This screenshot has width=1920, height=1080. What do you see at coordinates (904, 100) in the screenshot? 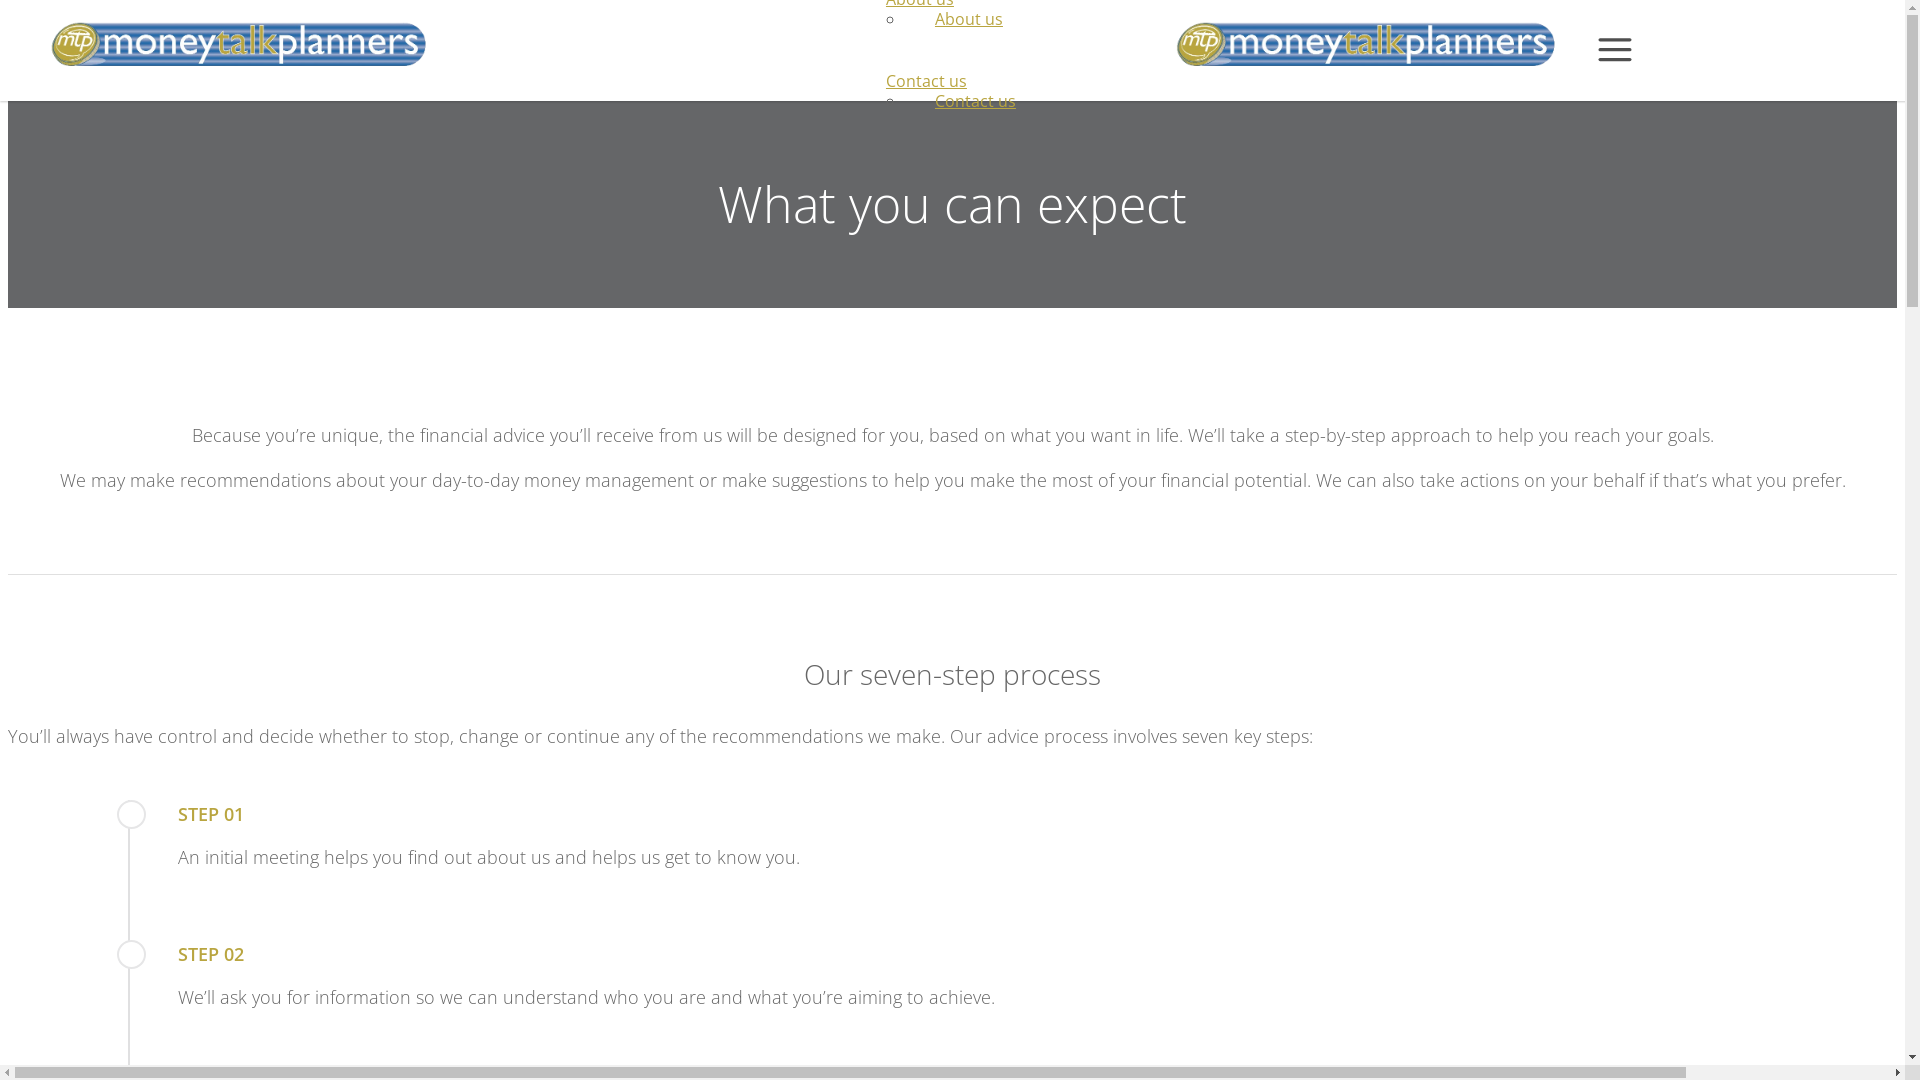
I see `'Contact us'` at bounding box center [904, 100].